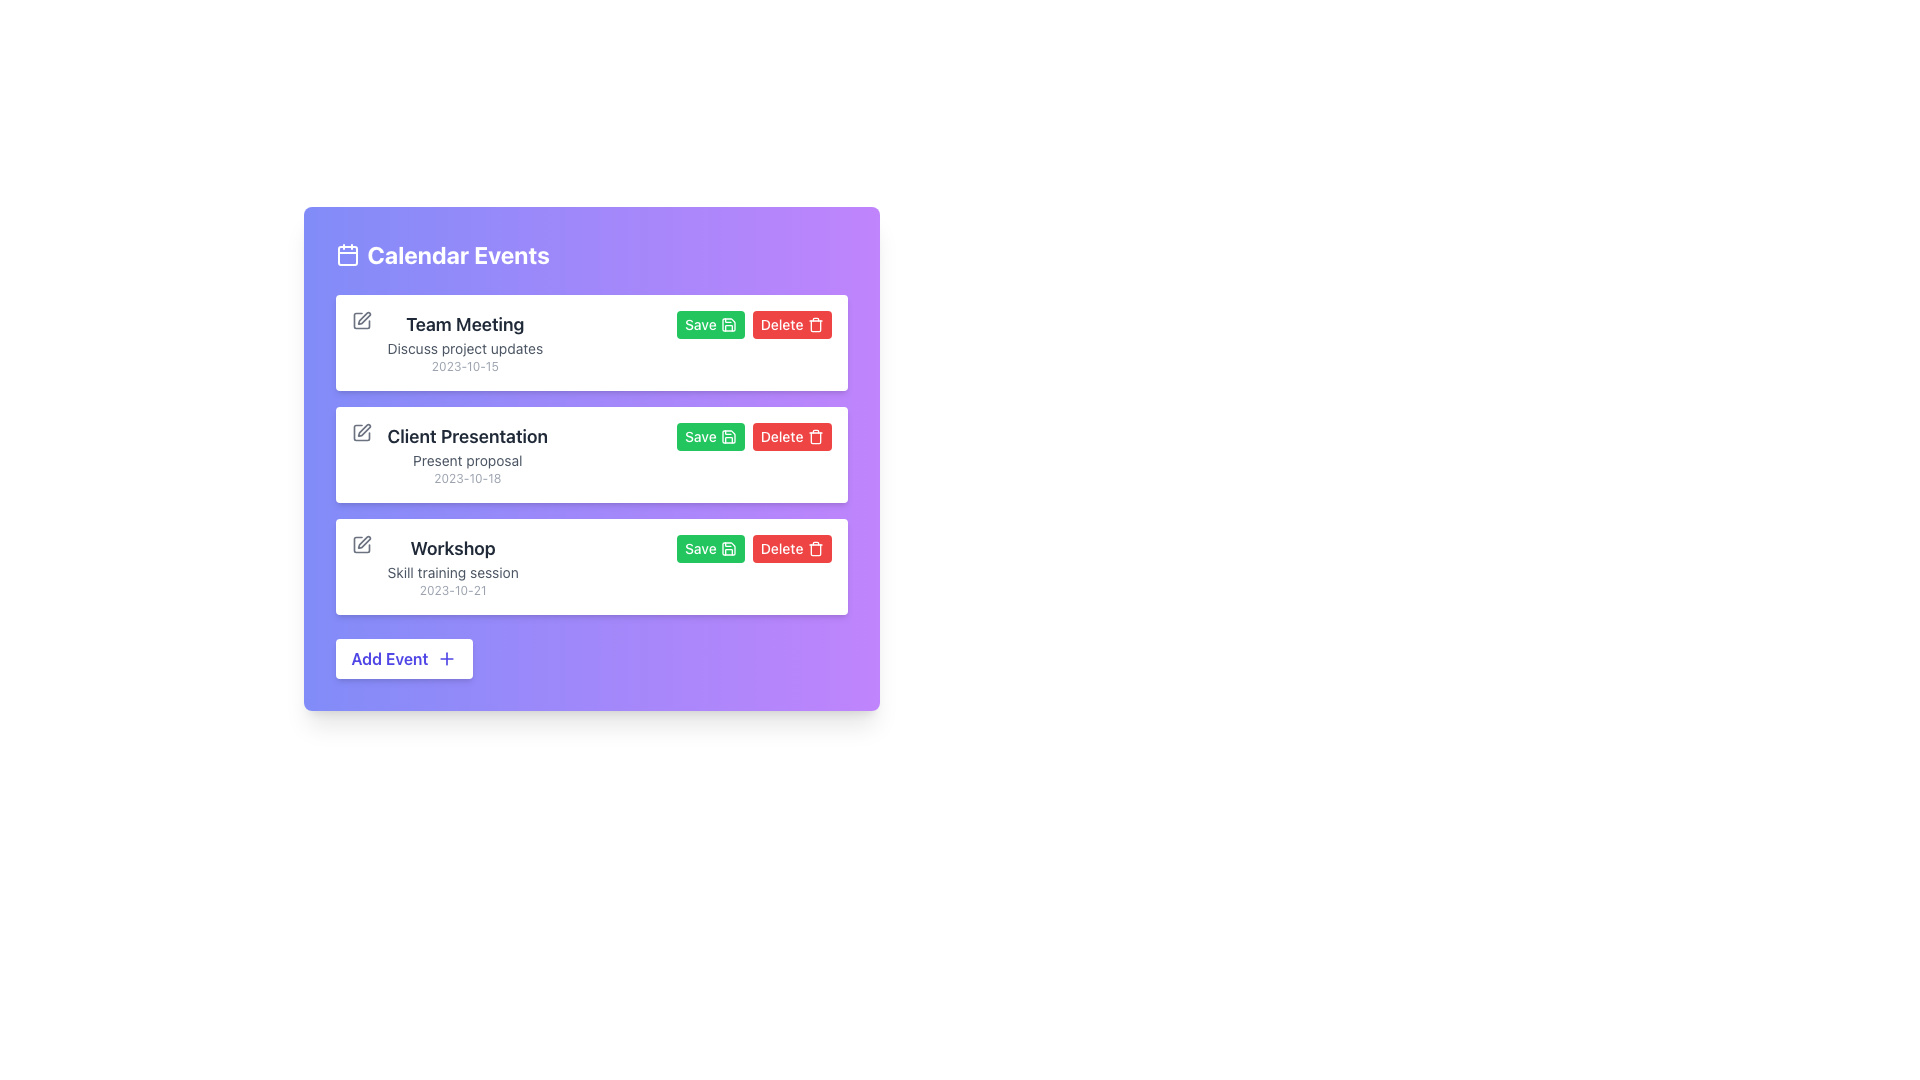 This screenshot has width=1920, height=1080. I want to click on the green 'Save' button located in the lower section of the interface within the 'Workshop' event card to observe the hover effect, so click(710, 548).